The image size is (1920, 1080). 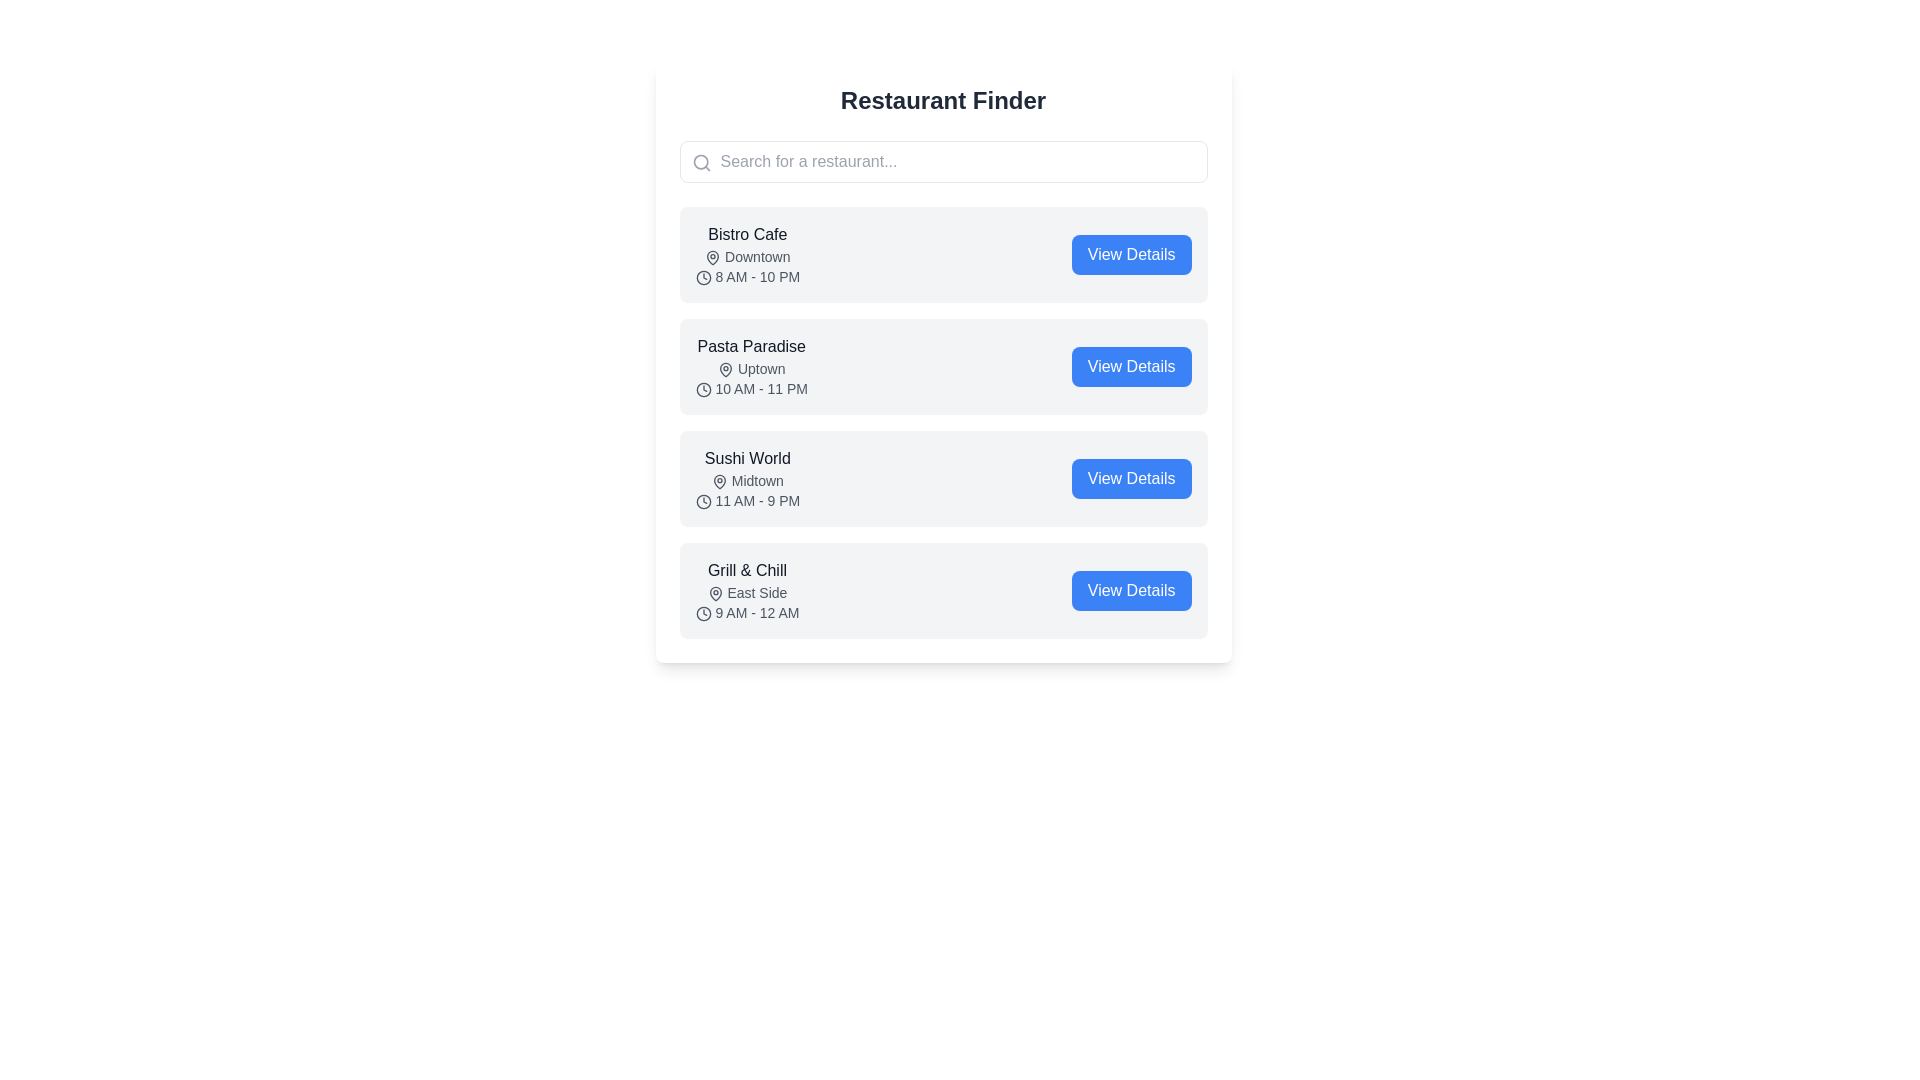 What do you see at coordinates (746, 256) in the screenshot?
I see `the second line of text within the 'Bistro Cafe' entry, which describes its location and is positioned below the restaurant name and above the operating hours` at bounding box center [746, 256].